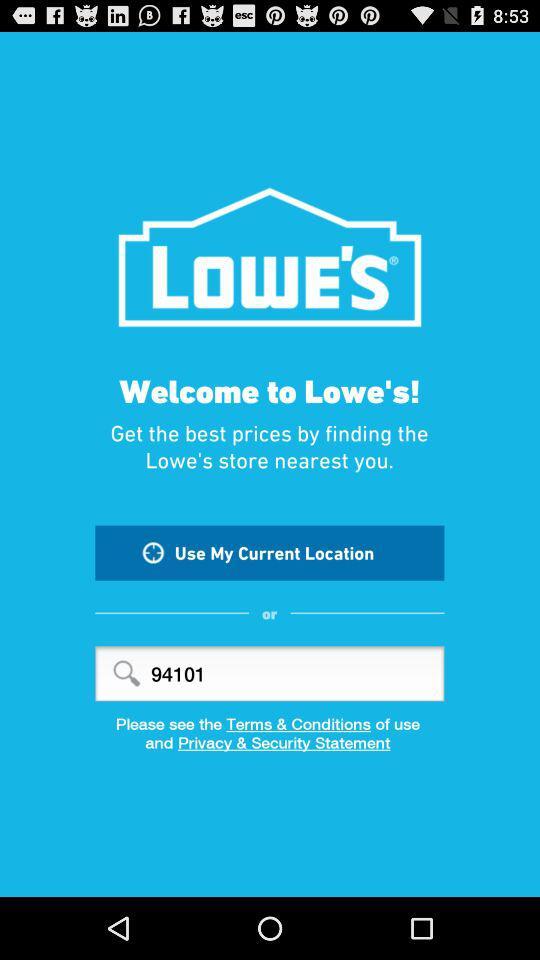 Image resolution: width=540 pixels, height=960 pixels. Describe the element at coordinates (269, 673) in the screenshot. I see `icon below the or item` at that location.